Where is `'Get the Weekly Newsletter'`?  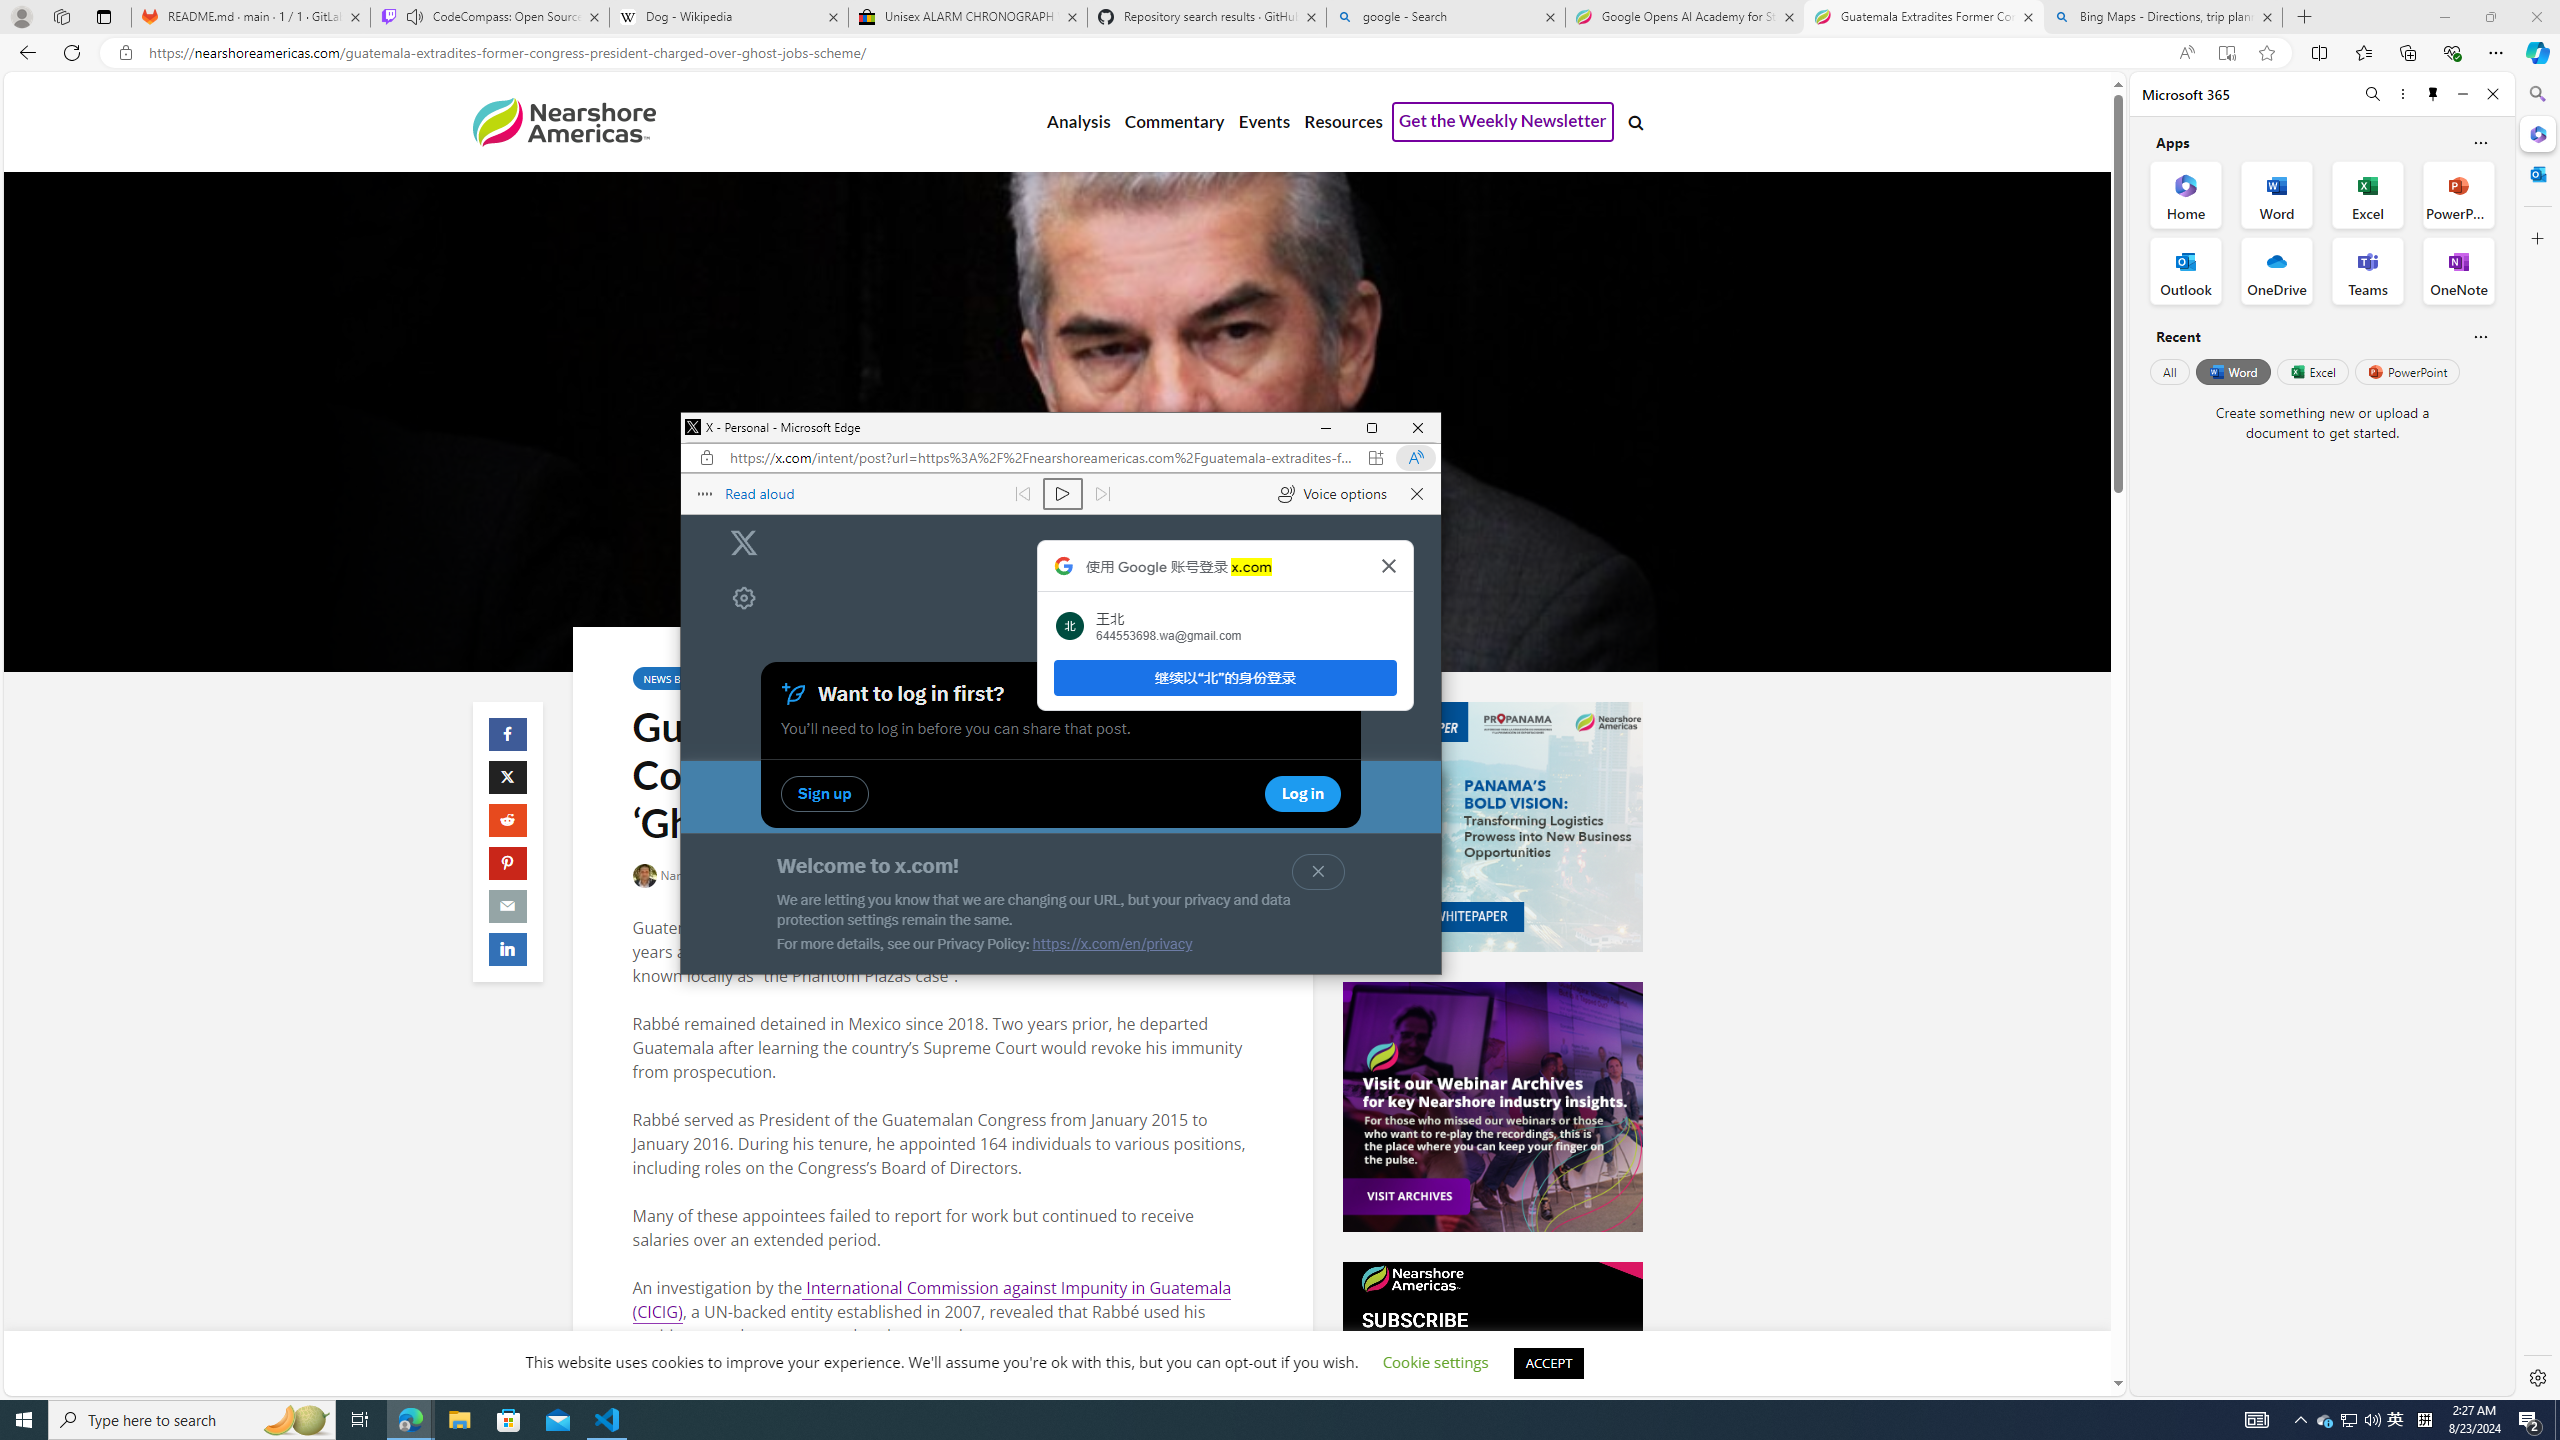 'Get the Weekly Newsletter' is located at coordinates (1501, 122).